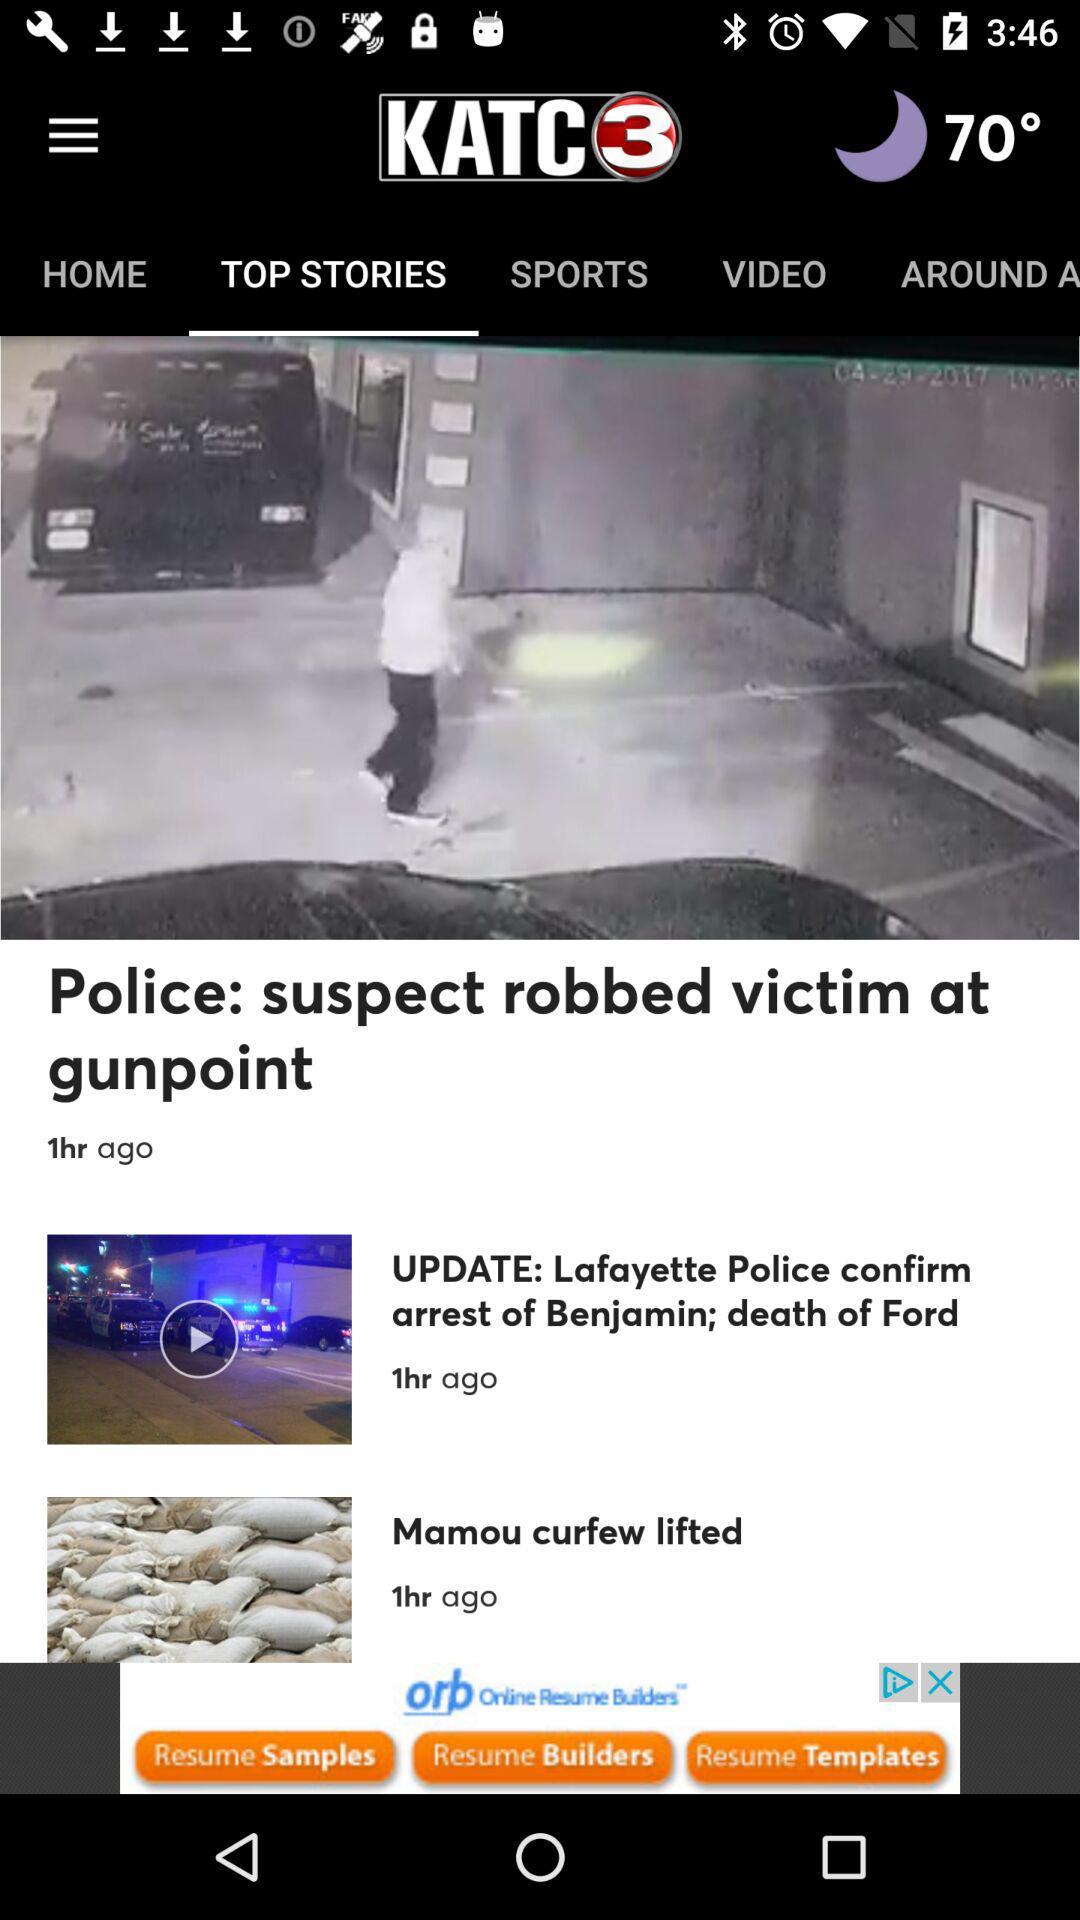  What do you see at coordinates (880, 135) in the screenshot?
I see `advertisement` at bounding box center [880, 135].